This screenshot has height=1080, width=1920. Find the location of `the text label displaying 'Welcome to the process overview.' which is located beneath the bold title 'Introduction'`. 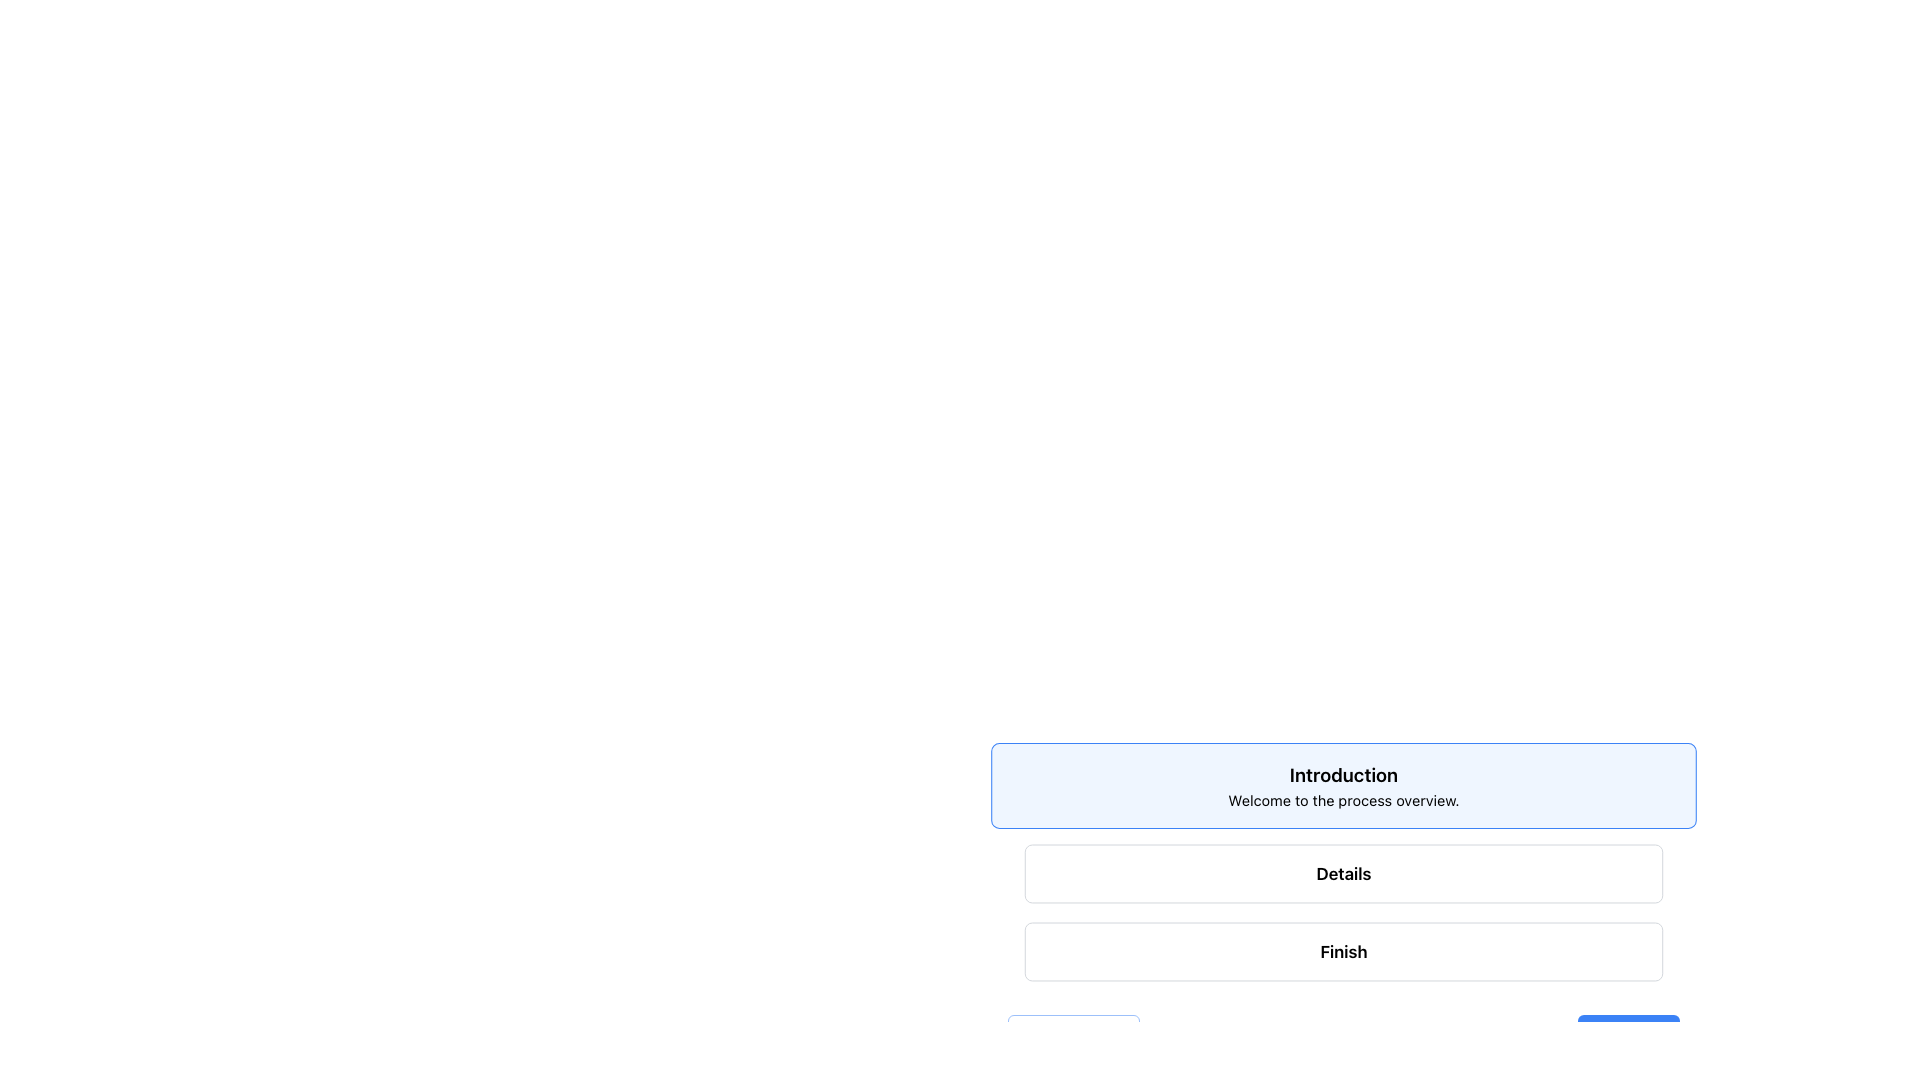

the text label displaying 'Welcome to the process overview.' which is located beneath the bold title 'Introduction' is located at coordinates (1343, 799).